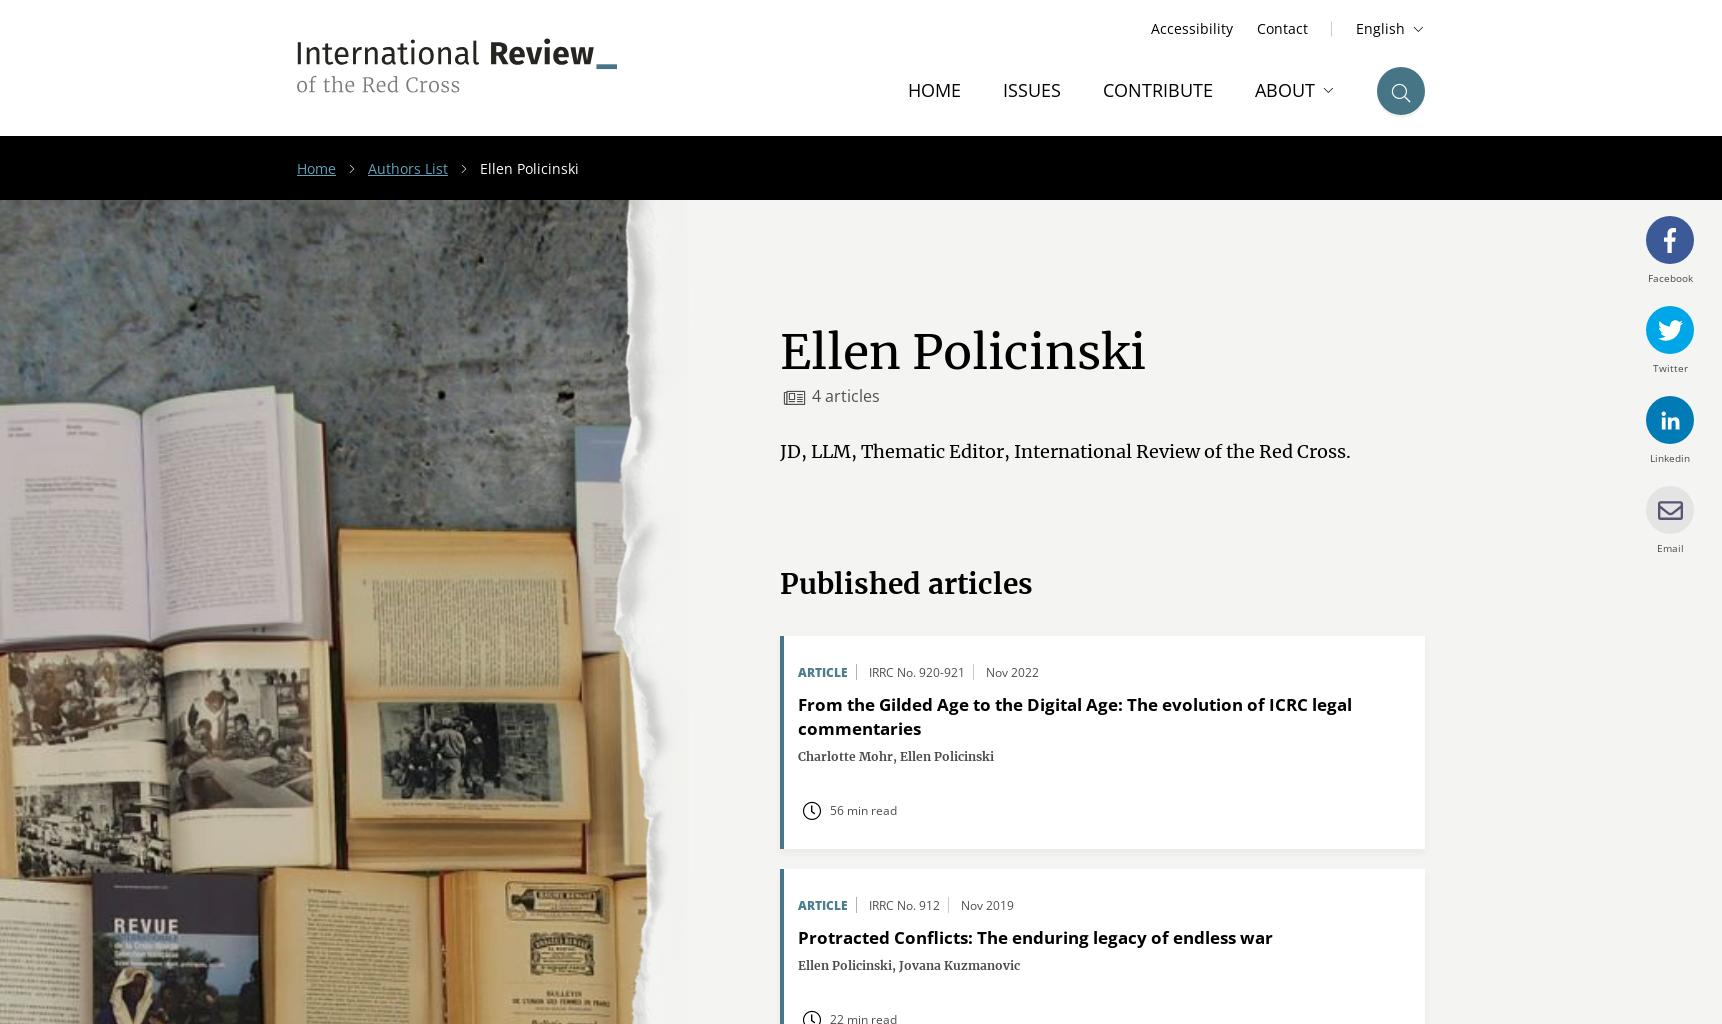  Describe the element at coordinates (909, 965) in the screenshot. I see `'Ellen Policinski, Jovana Kuzmanovic'` at that location.